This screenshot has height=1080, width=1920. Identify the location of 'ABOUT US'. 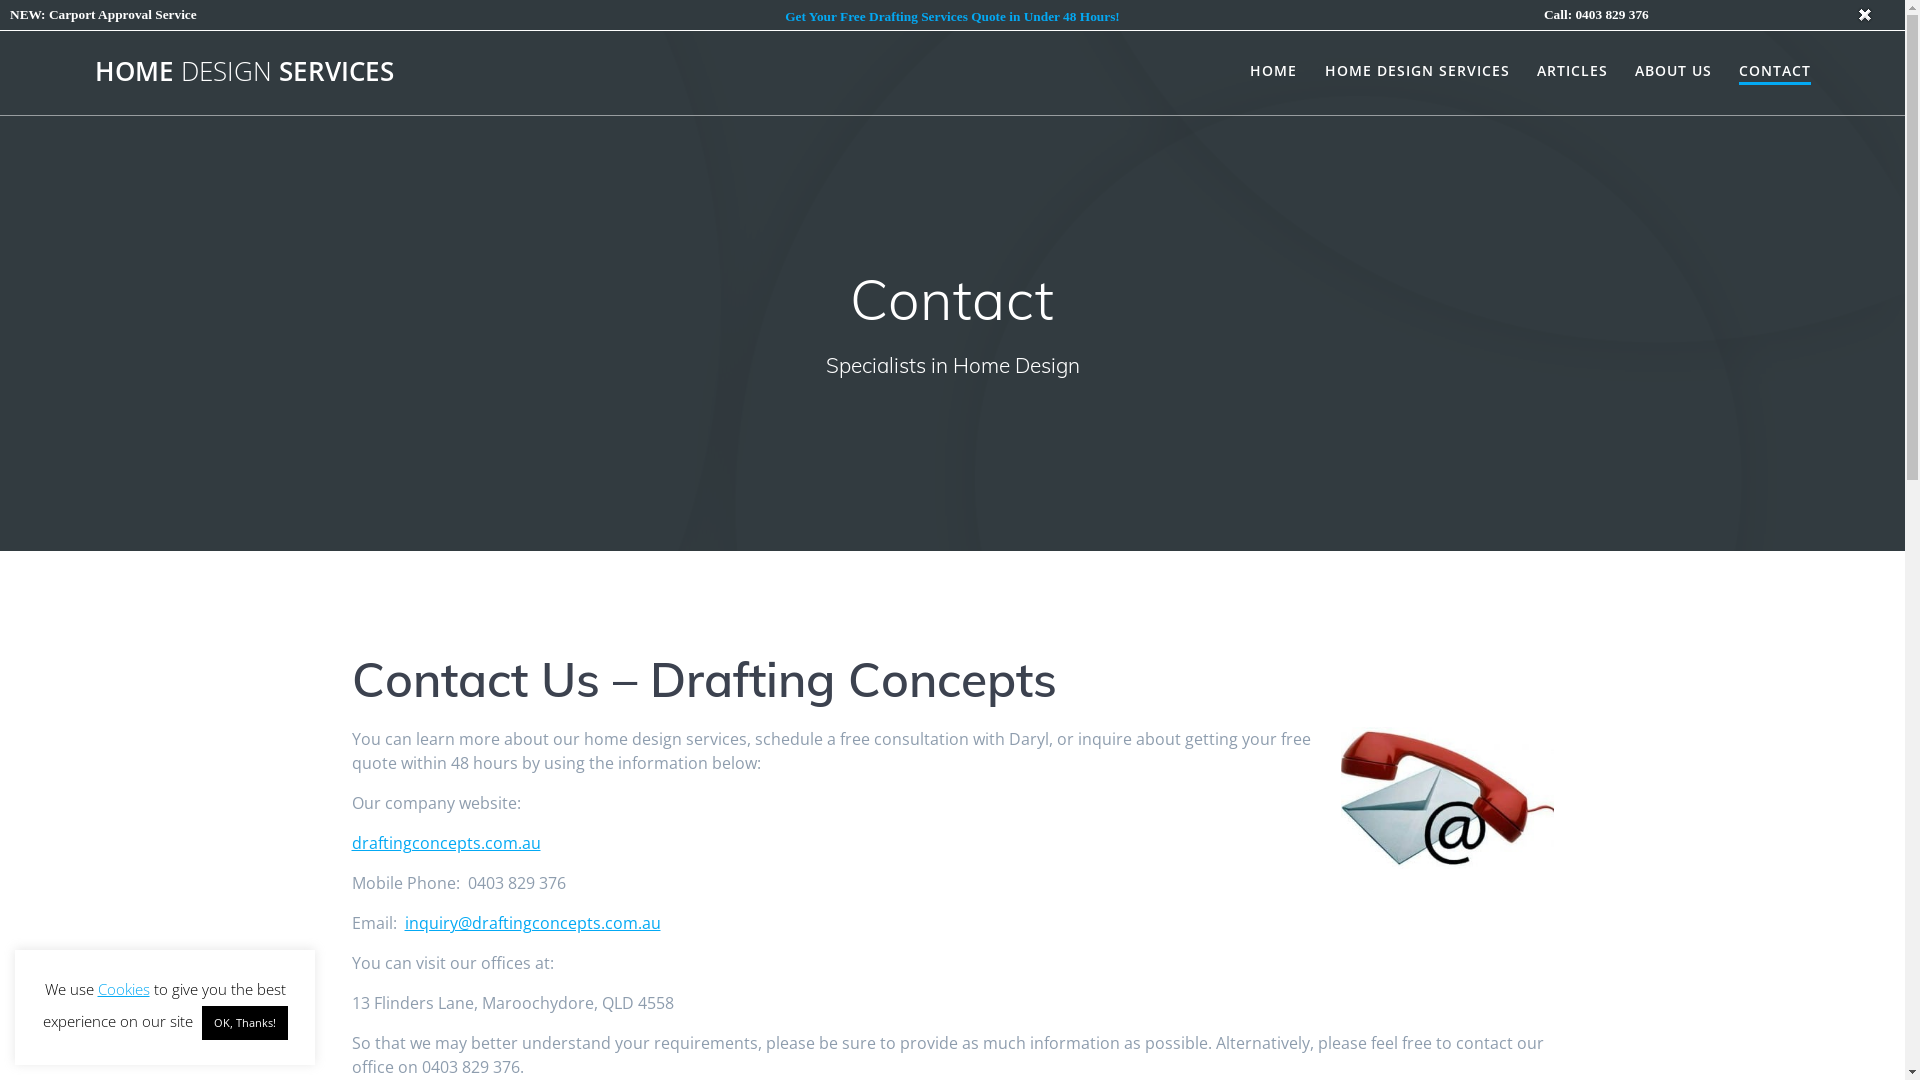
(1673, 69).